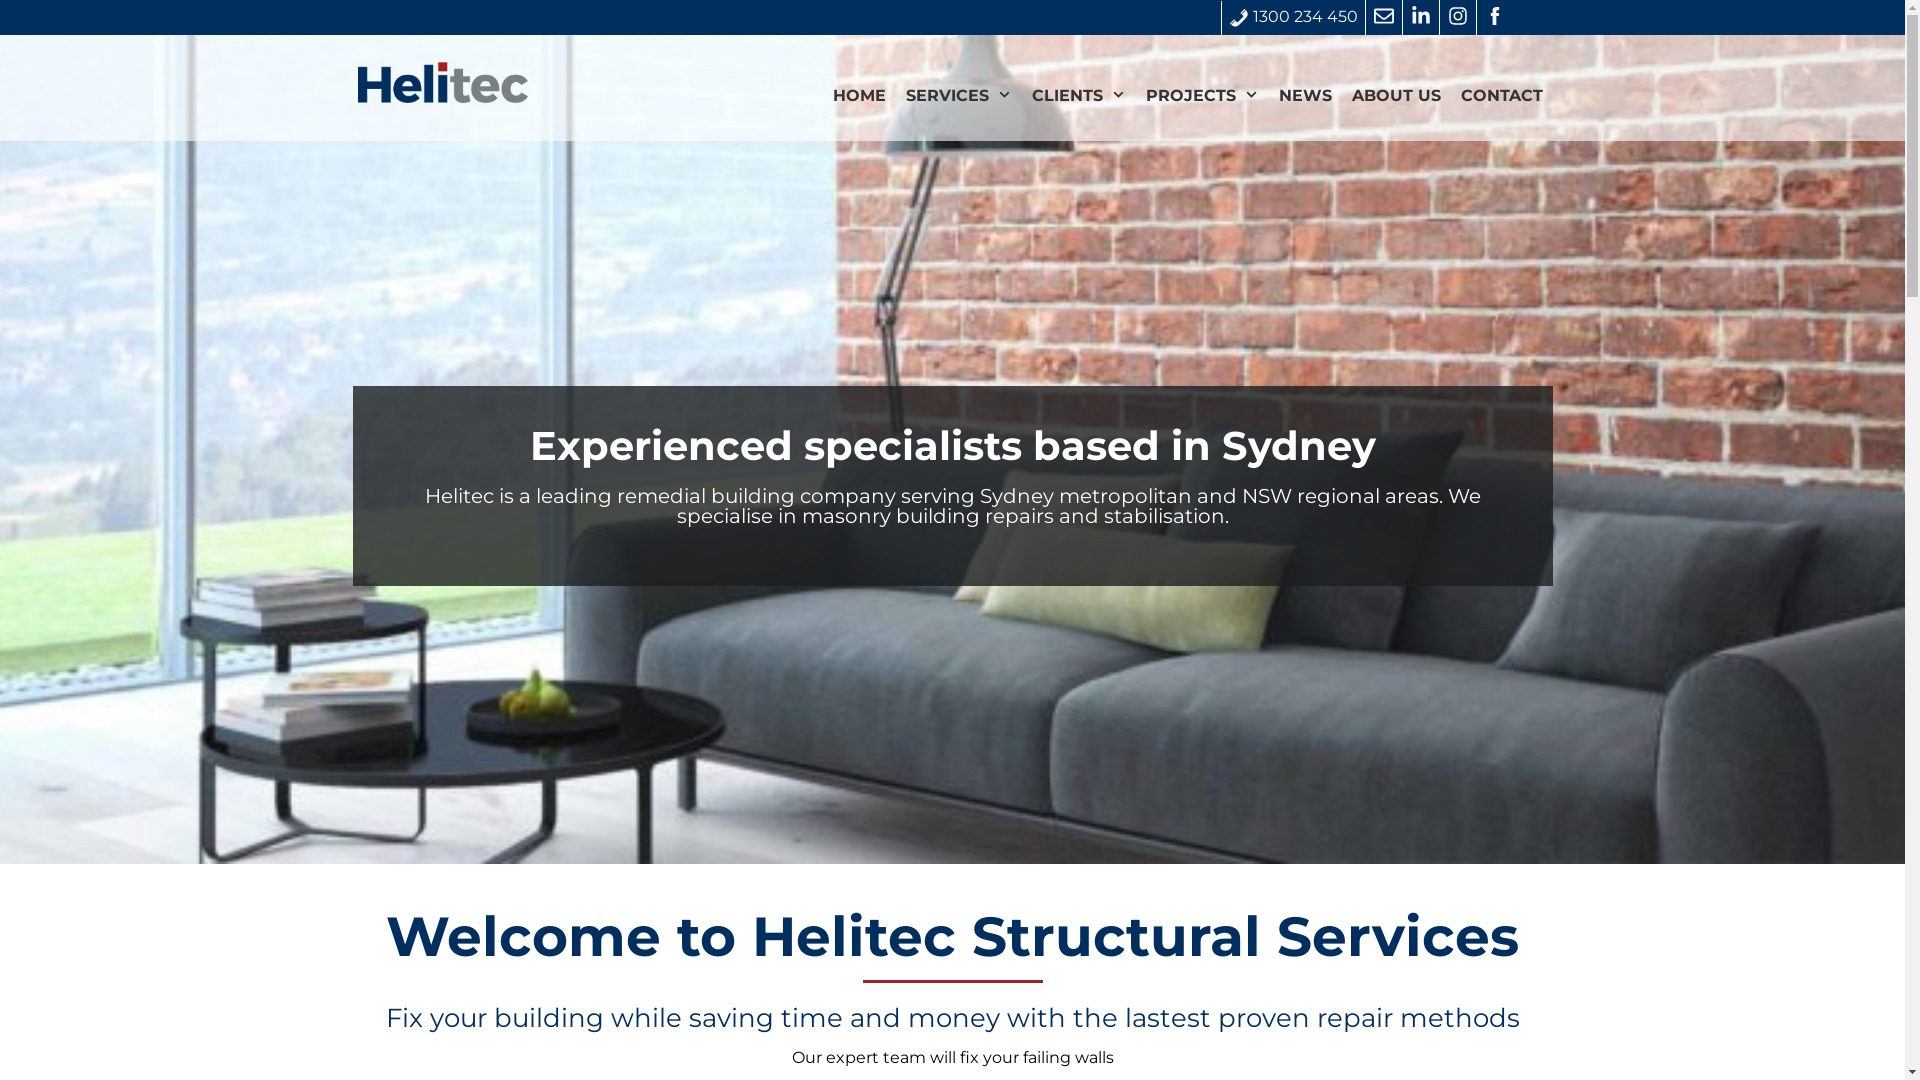 This screenshot has height=1080, width=1920. Describe the element at coordinates (1291, 16) in the screenshot. I see `'1300 234 450'` at that location.